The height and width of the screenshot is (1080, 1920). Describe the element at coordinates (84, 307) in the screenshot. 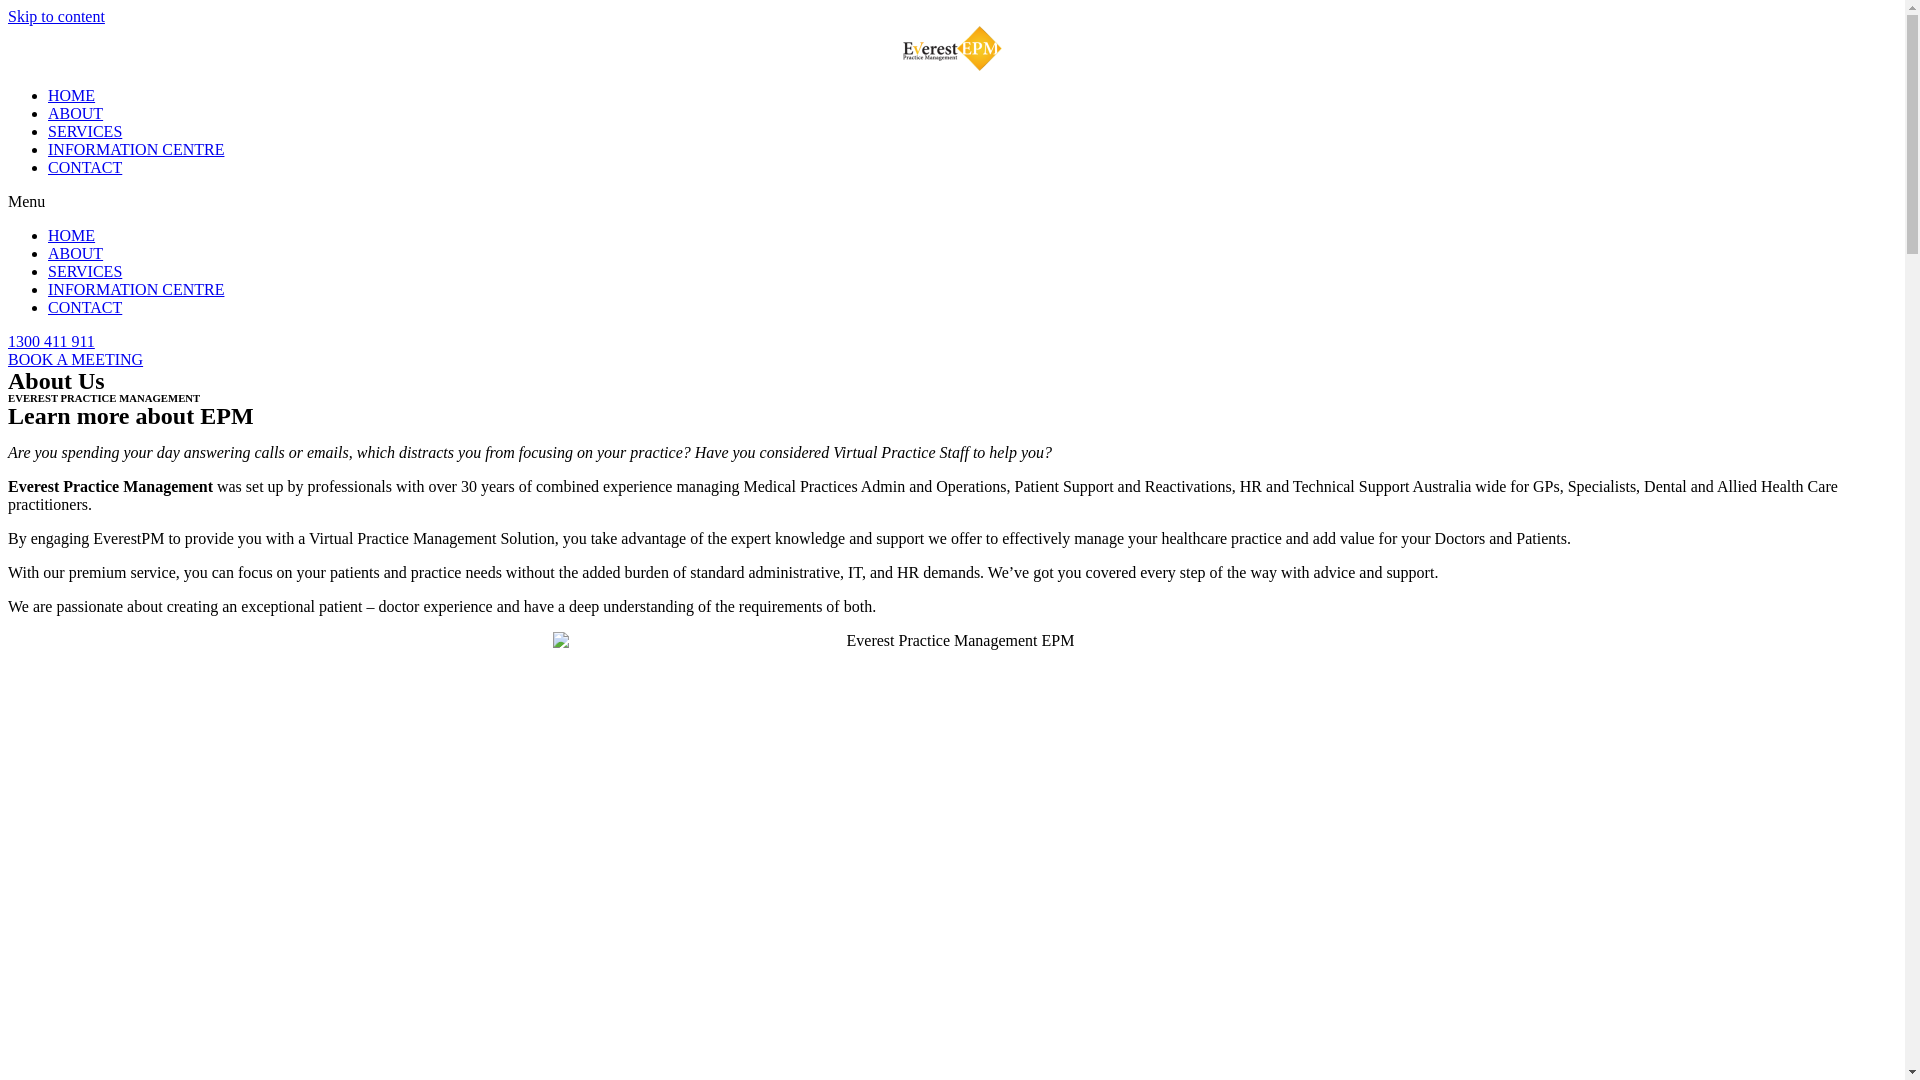

I see `'CONTACT'` at that location.